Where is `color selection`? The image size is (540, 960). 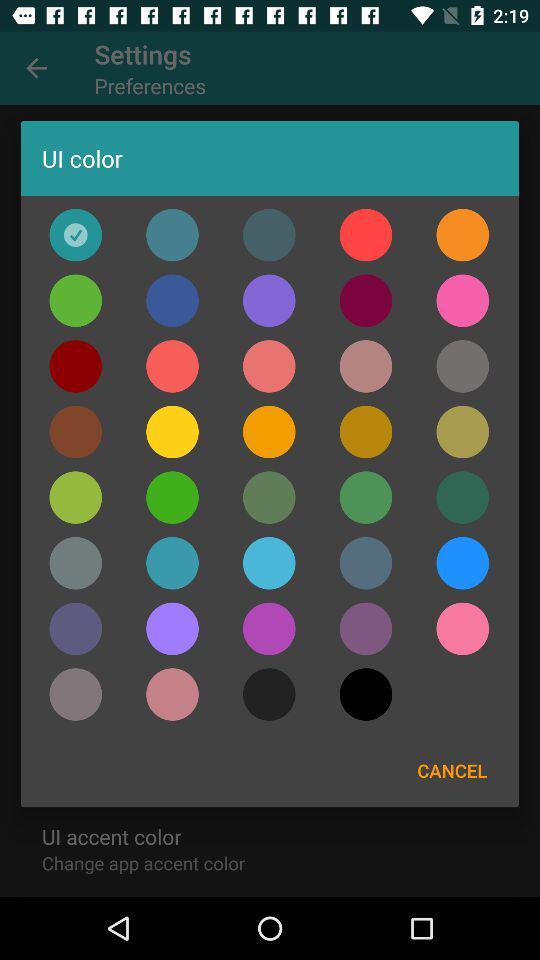
color selection is located at coordinates (365, 496).